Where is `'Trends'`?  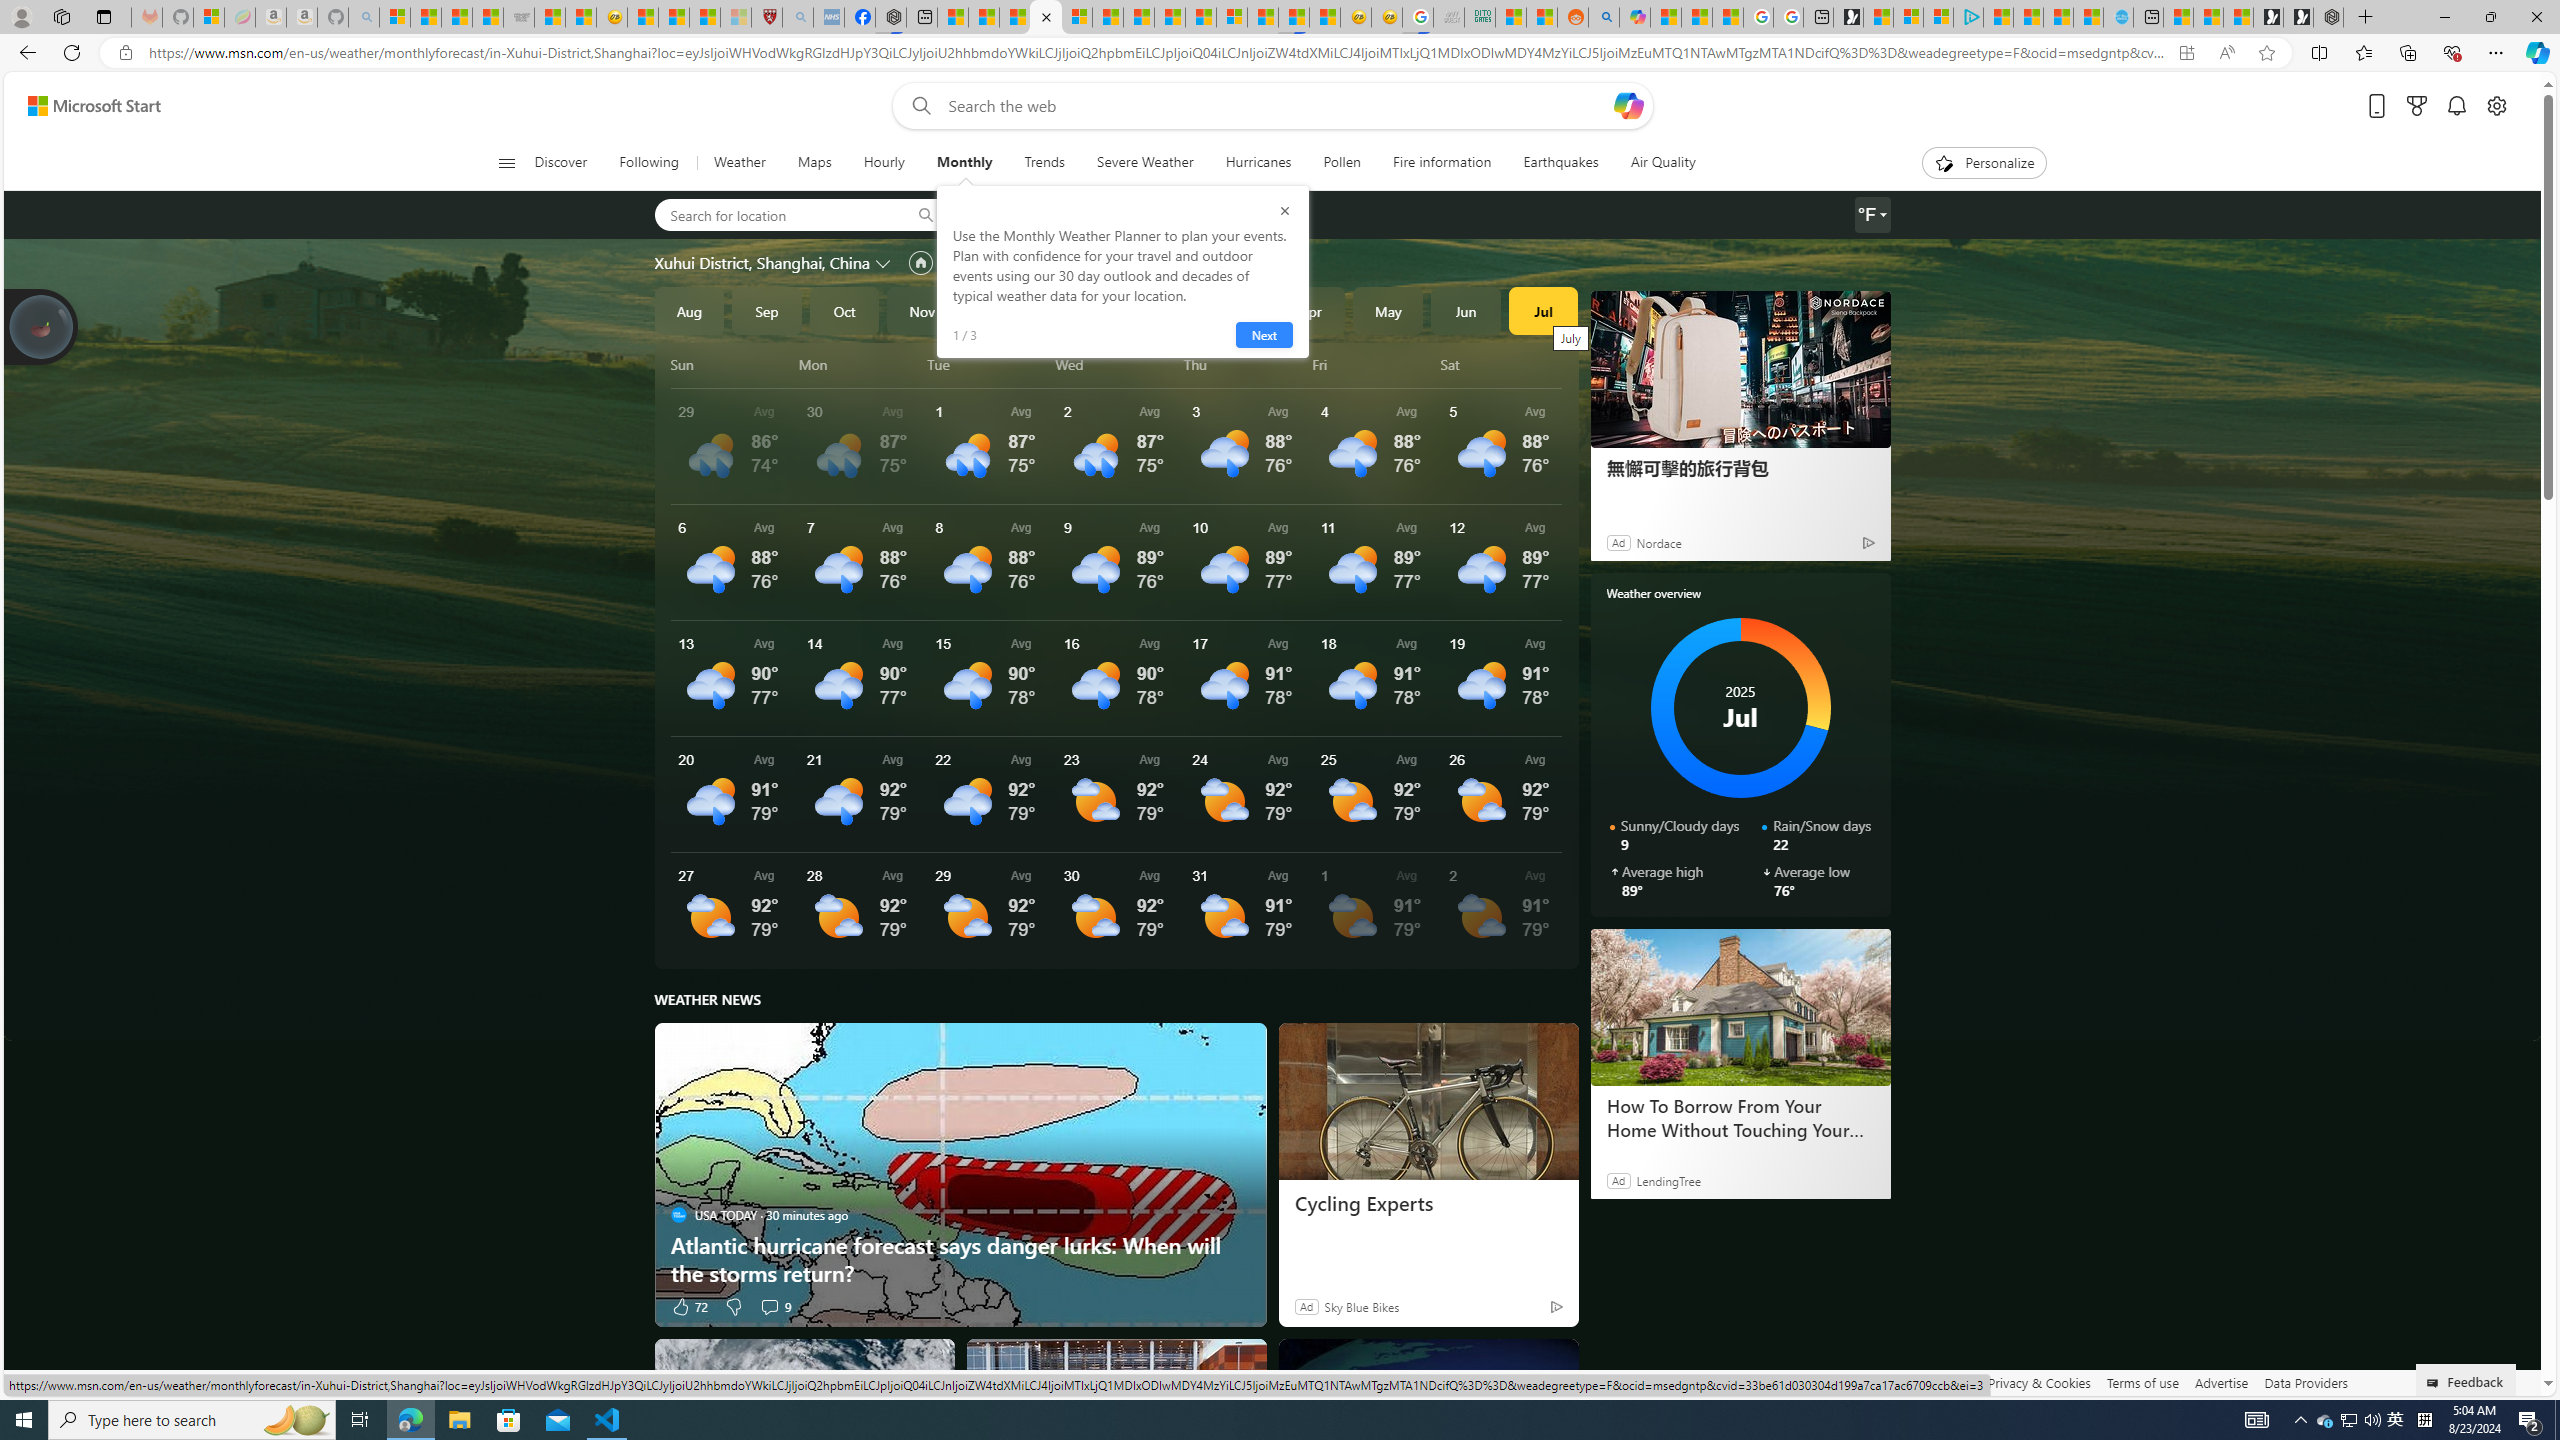 'Trends' is located at coordinates (1043, 162).